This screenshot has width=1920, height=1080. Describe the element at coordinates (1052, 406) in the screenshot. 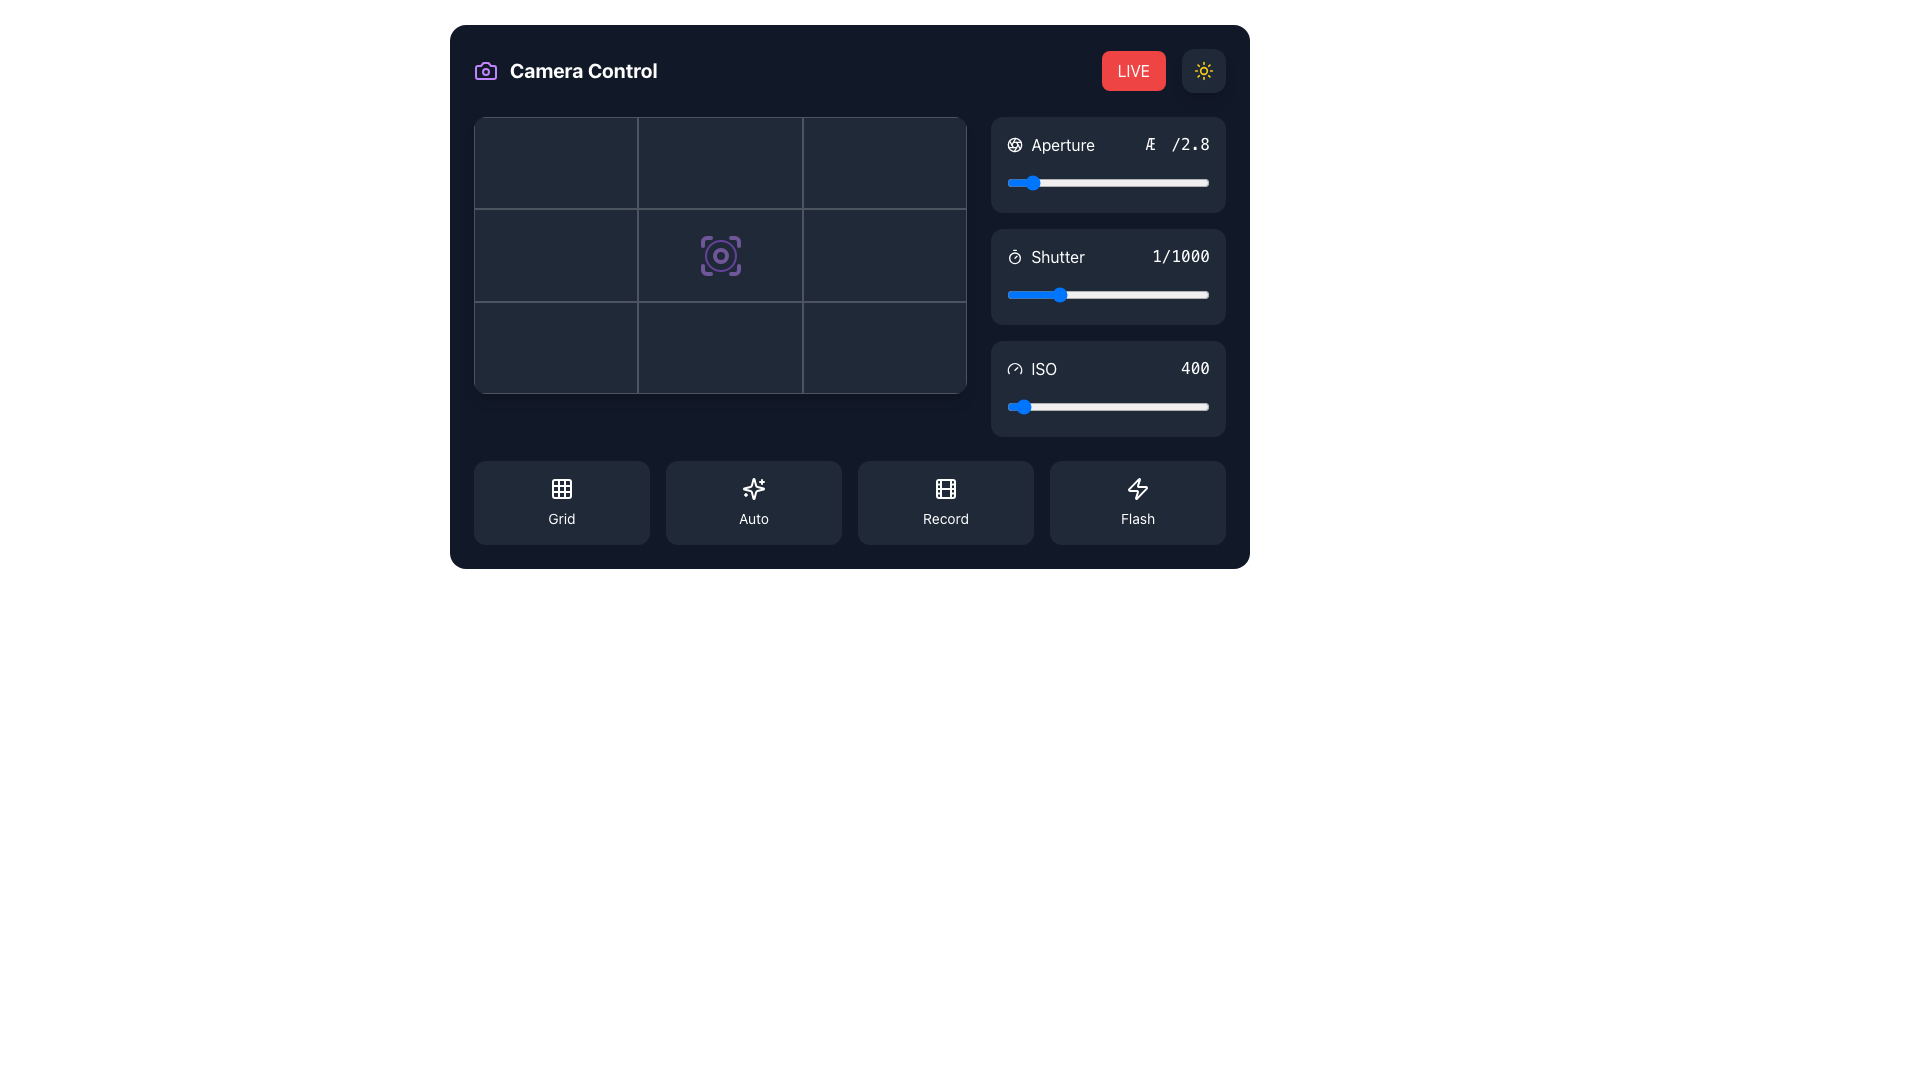

I see `ISO value` at that location.